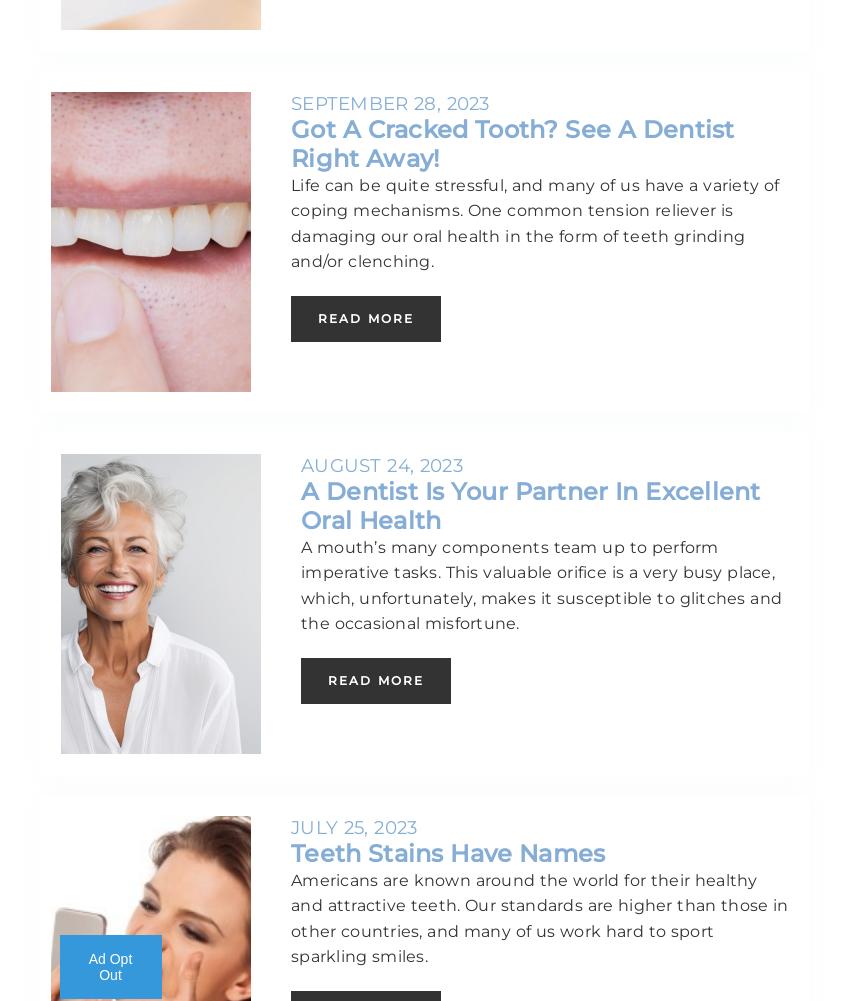 The height and width of the screenshot is (1001, 850). I want to click on 'A mouth’s many components team up to perform imperative tasks.  This valuable orifice is a very busy place, which, unfortunately, makes it susceptible to glitches and the occasional misfortune.', so click(300, 584).